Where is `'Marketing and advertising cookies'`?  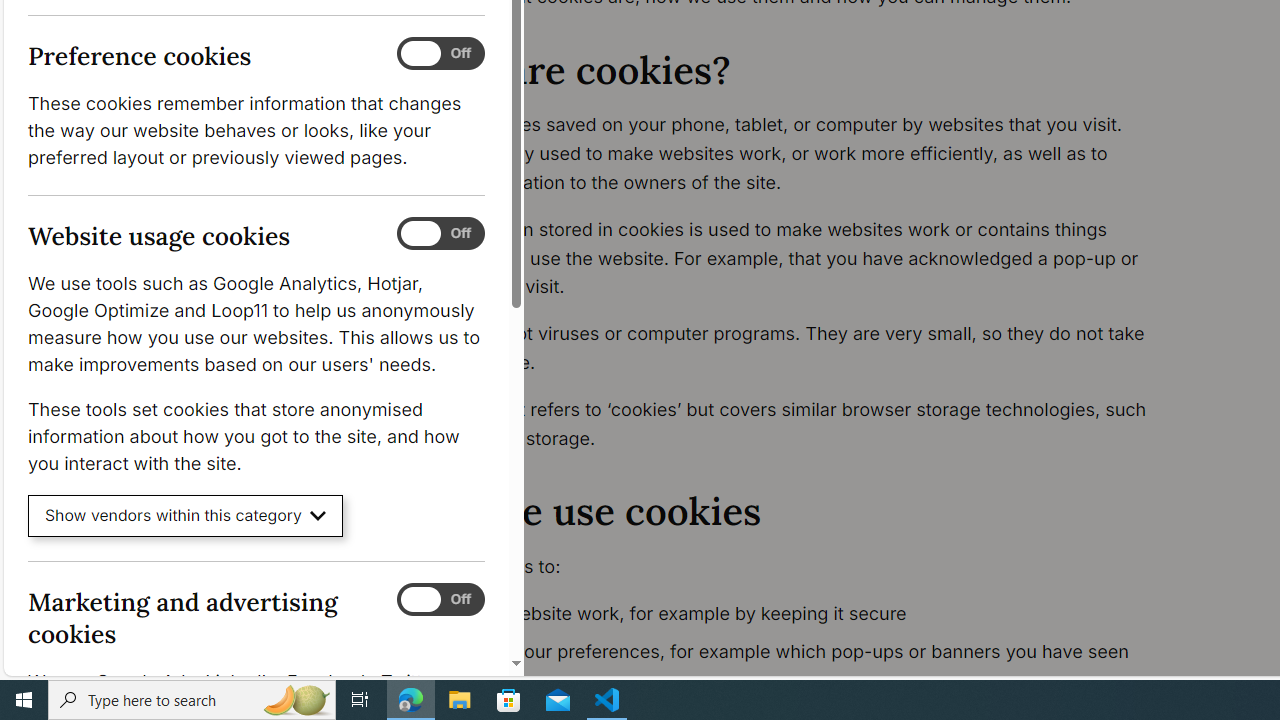 'Marketing and advertising cookies' is located at coordinates (439, 598).